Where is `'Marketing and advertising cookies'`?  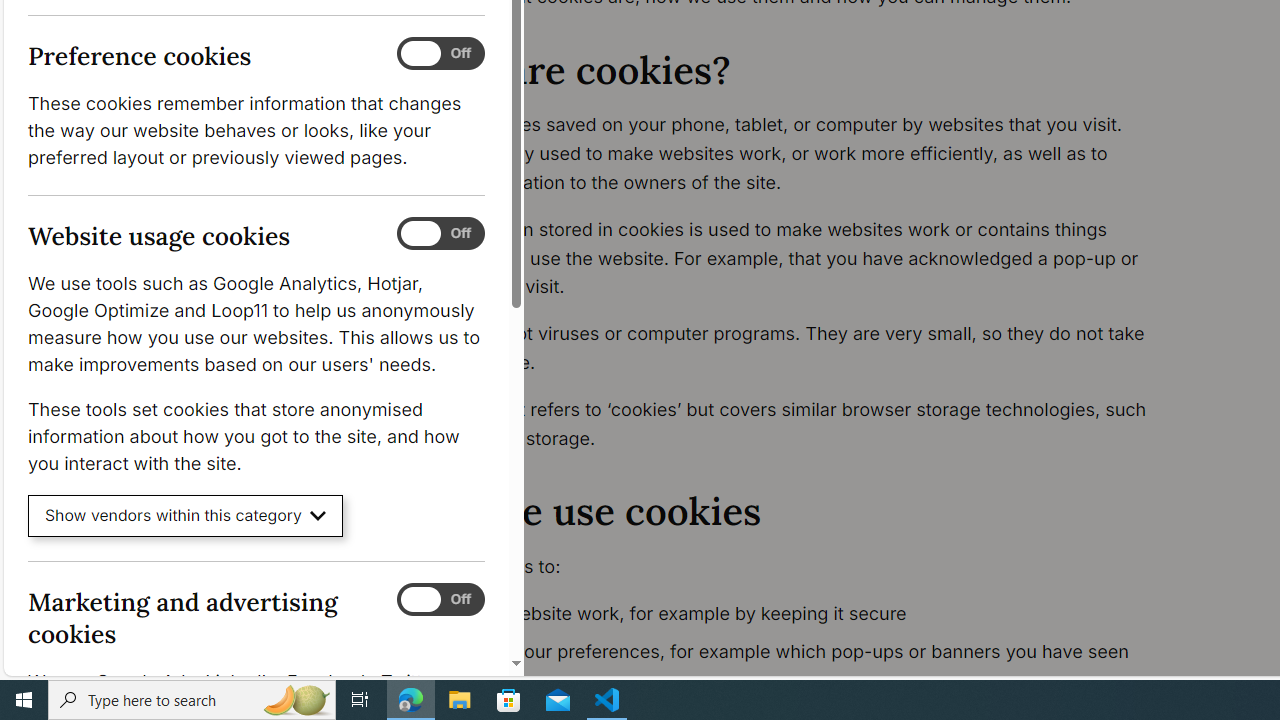 'Marketing and advertising cookies' is located at coordinates (439, 598).